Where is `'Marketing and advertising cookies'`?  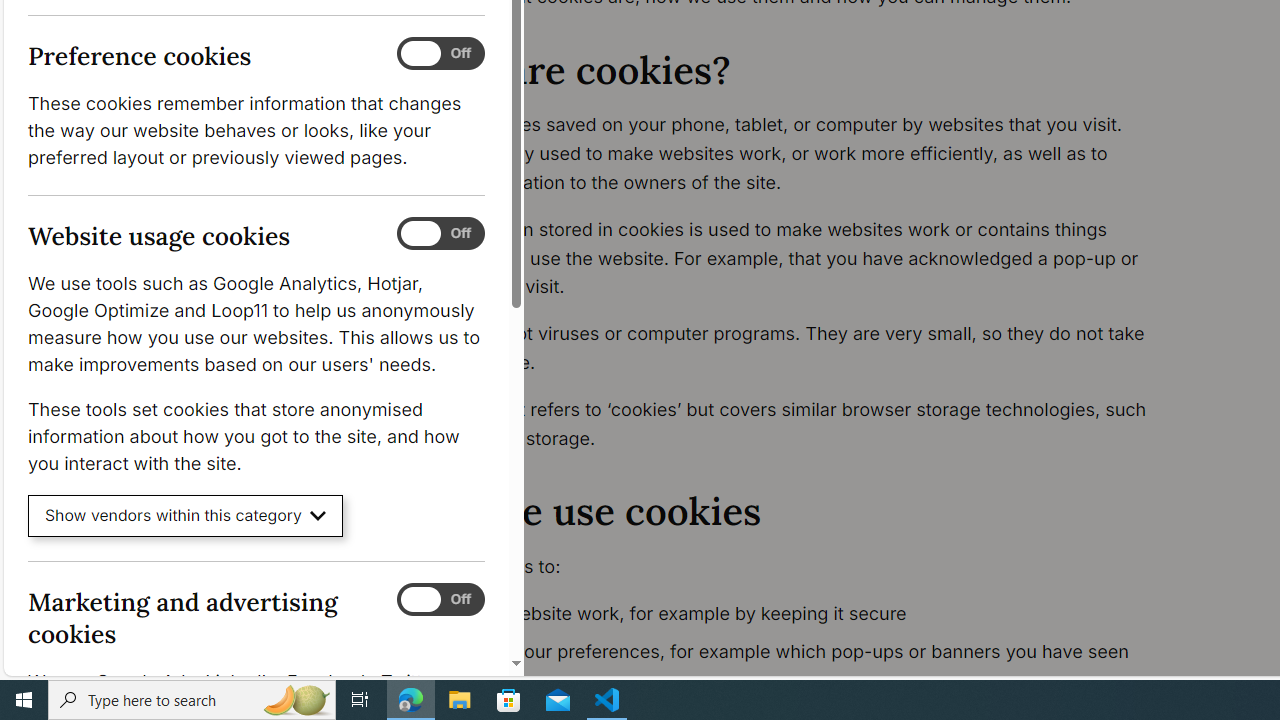 'Marketing and advertising cookies' is located at coordinates (439, 598).